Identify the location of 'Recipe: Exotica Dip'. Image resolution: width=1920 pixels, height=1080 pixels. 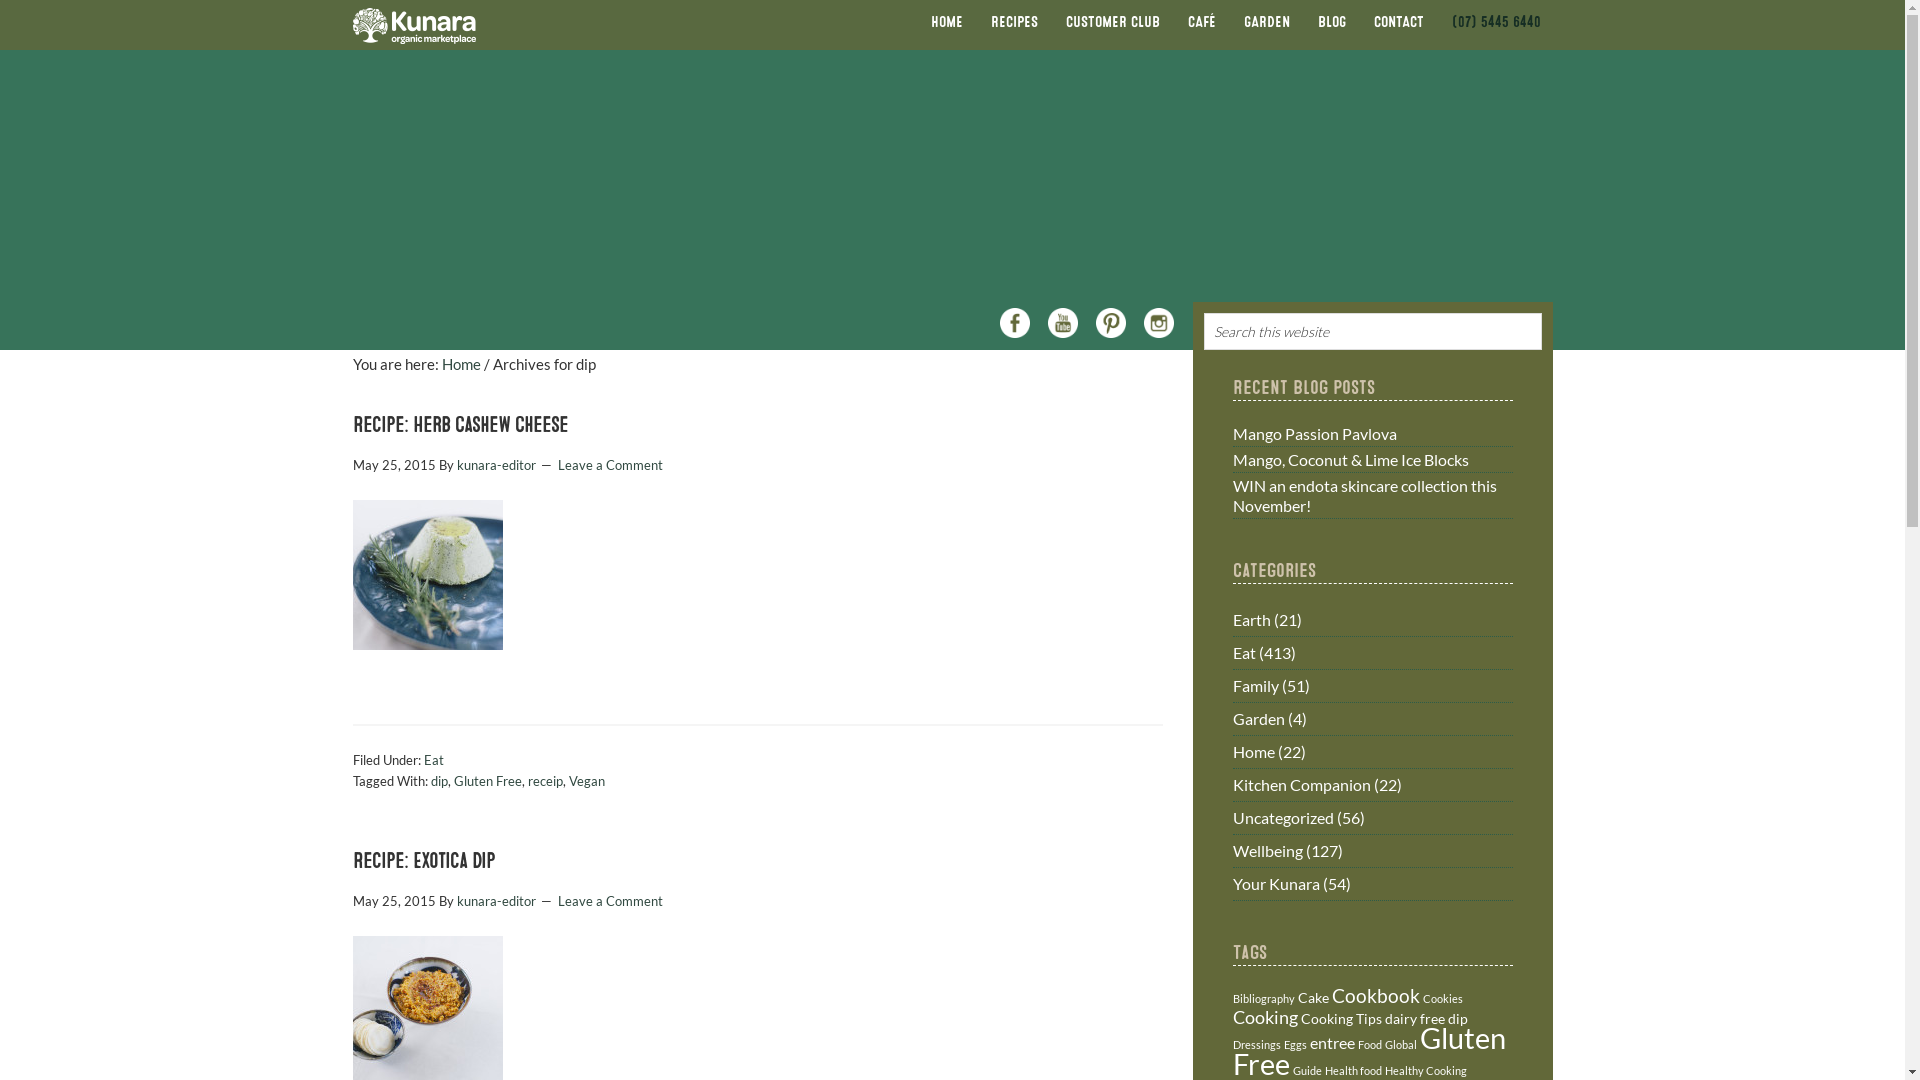
(421, 860).